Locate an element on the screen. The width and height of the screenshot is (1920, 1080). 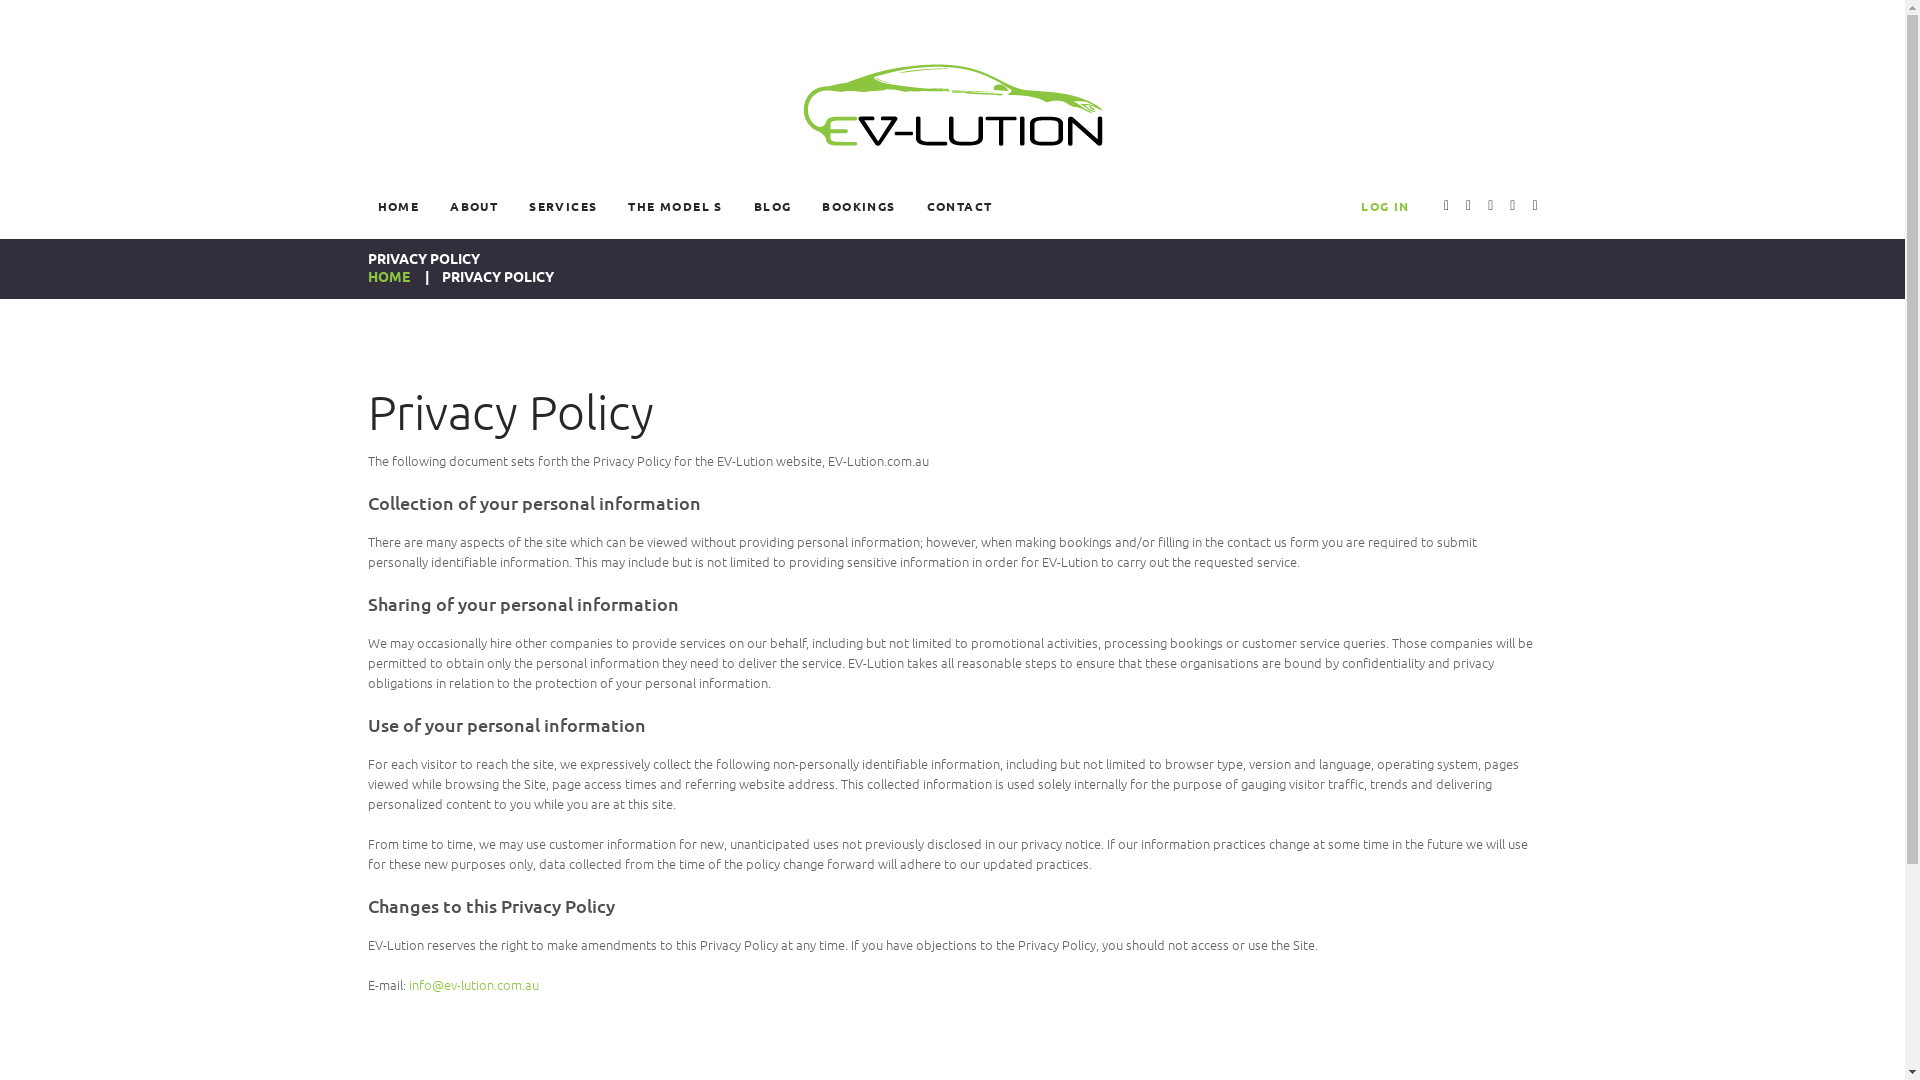
'HOME' is located at coordinates (388, 276).